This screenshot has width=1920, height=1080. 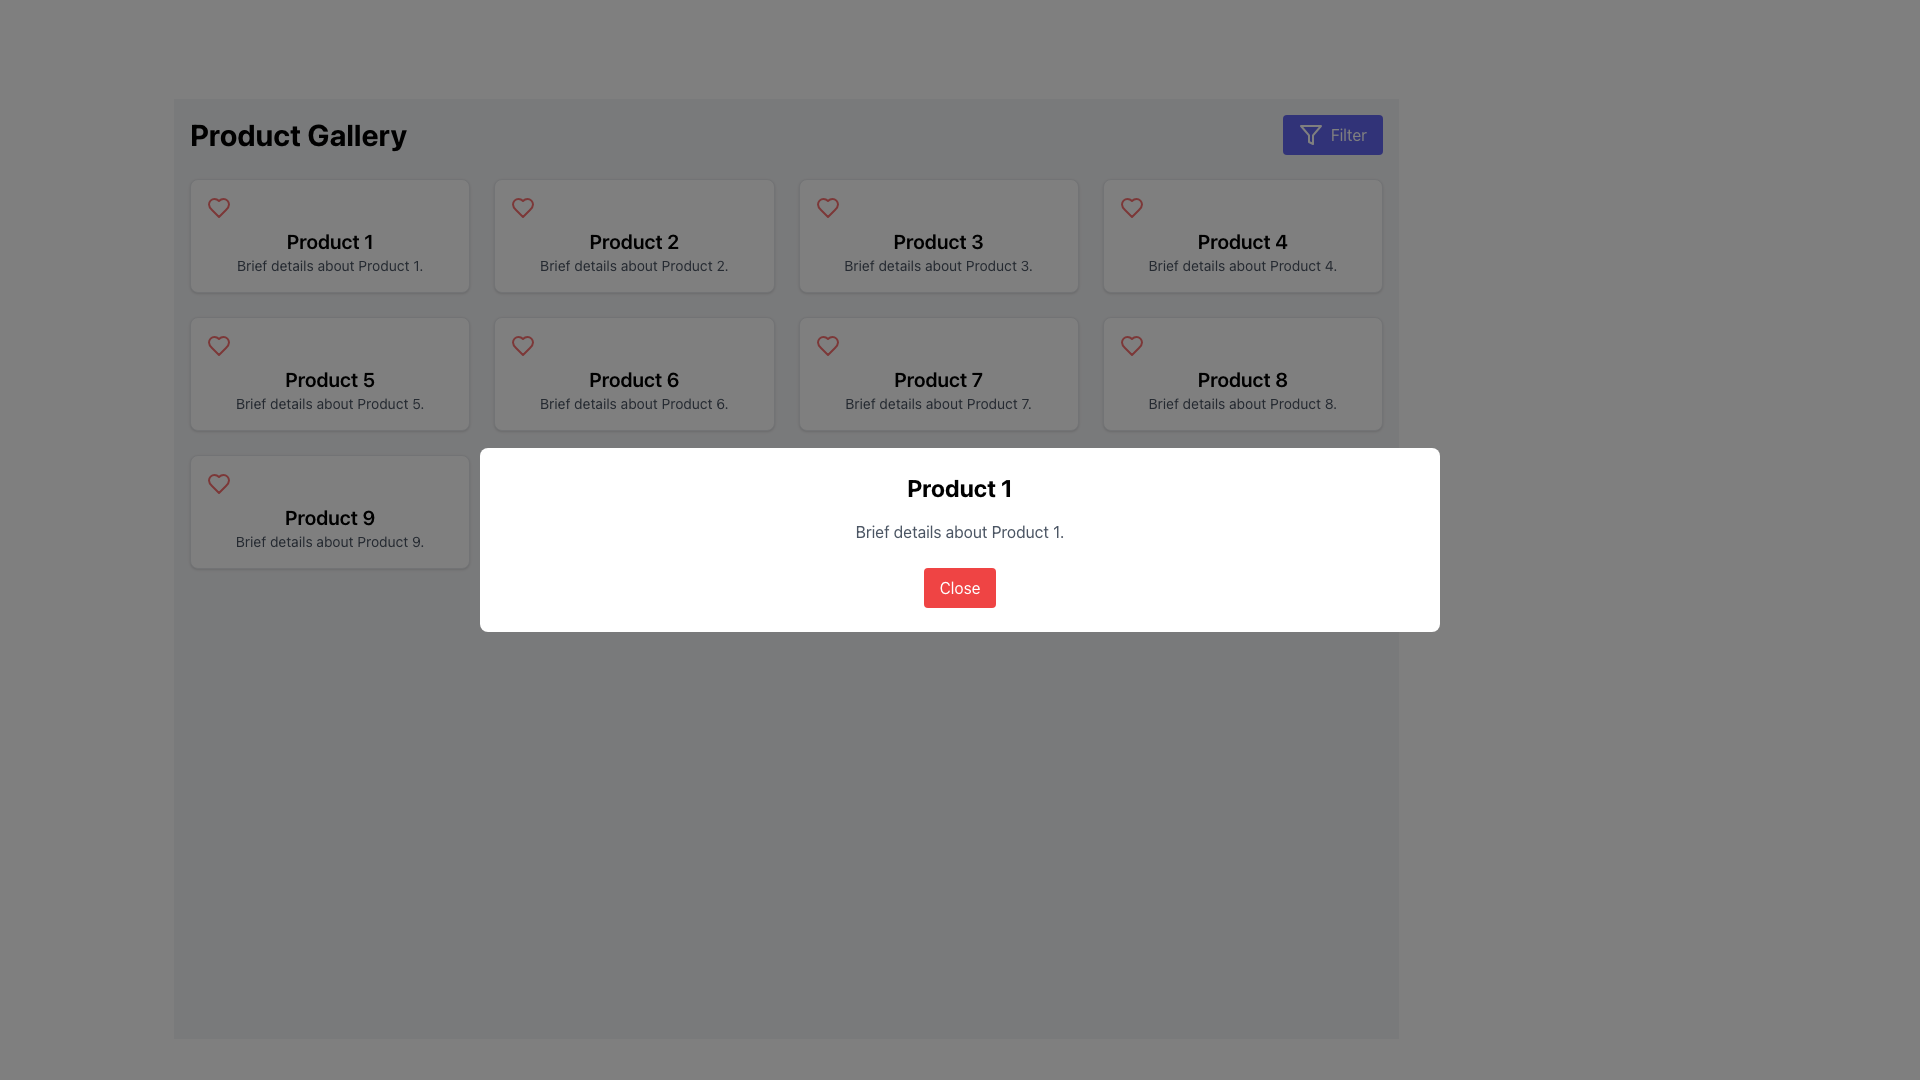 I want to click on the heart-shaped icon located at the top-left corner of the 'Product 1' card, so click(x=219, y=208).